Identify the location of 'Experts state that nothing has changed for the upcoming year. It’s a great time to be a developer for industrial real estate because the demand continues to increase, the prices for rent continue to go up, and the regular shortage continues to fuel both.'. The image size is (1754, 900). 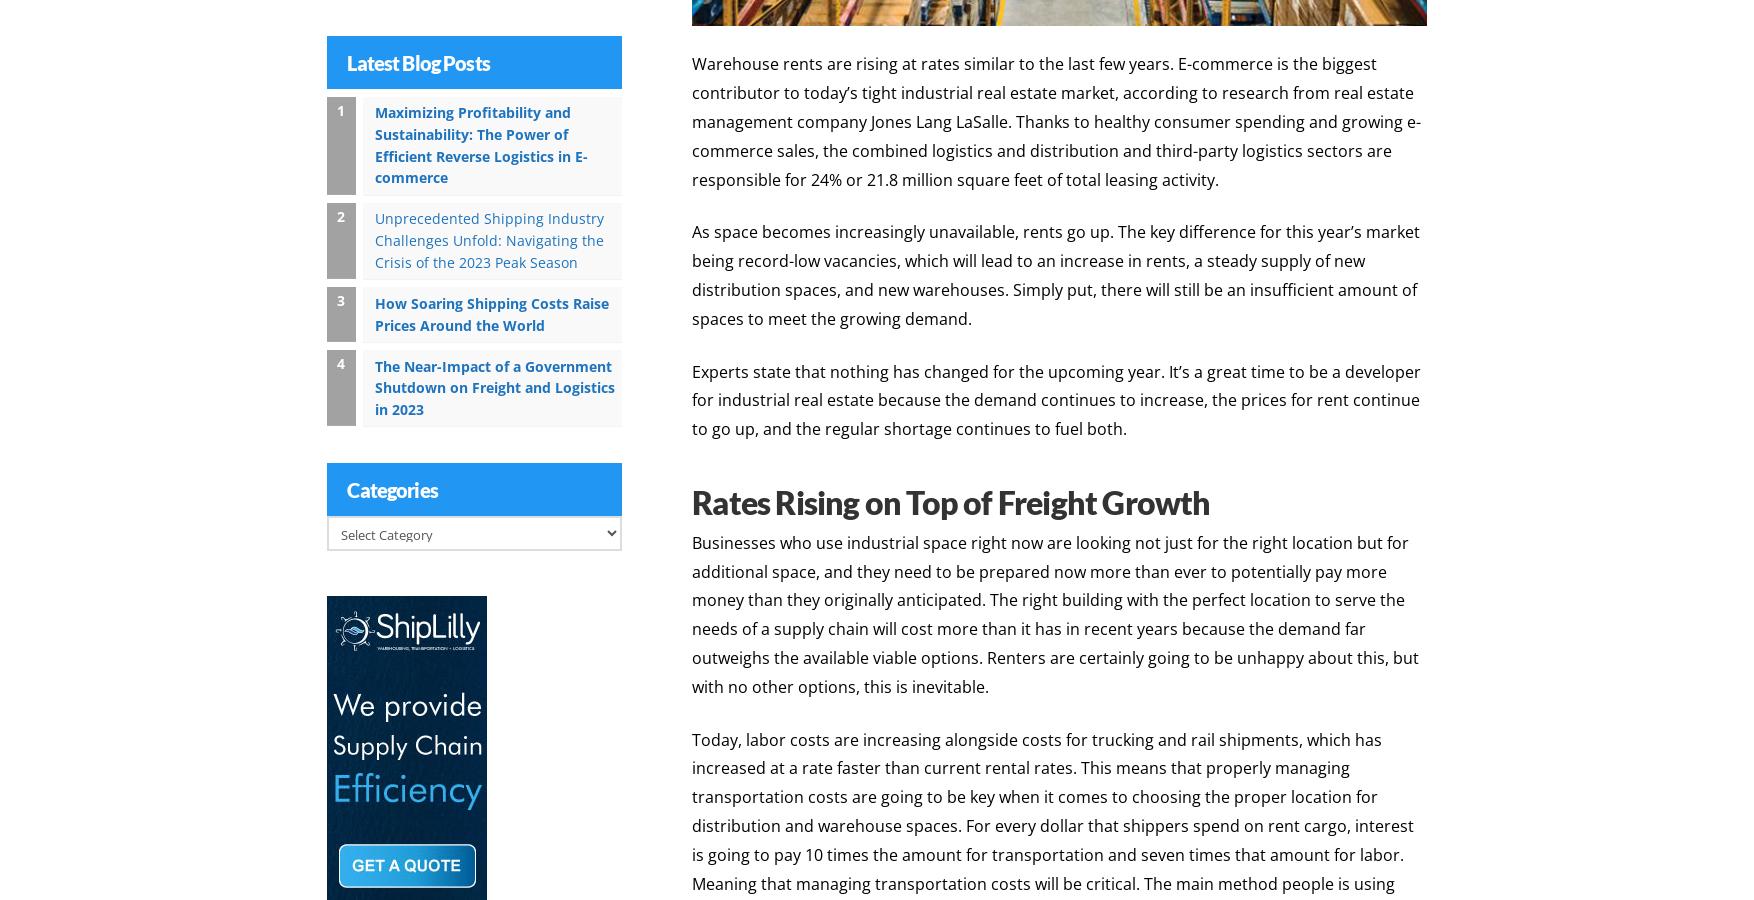
(1056, 398).